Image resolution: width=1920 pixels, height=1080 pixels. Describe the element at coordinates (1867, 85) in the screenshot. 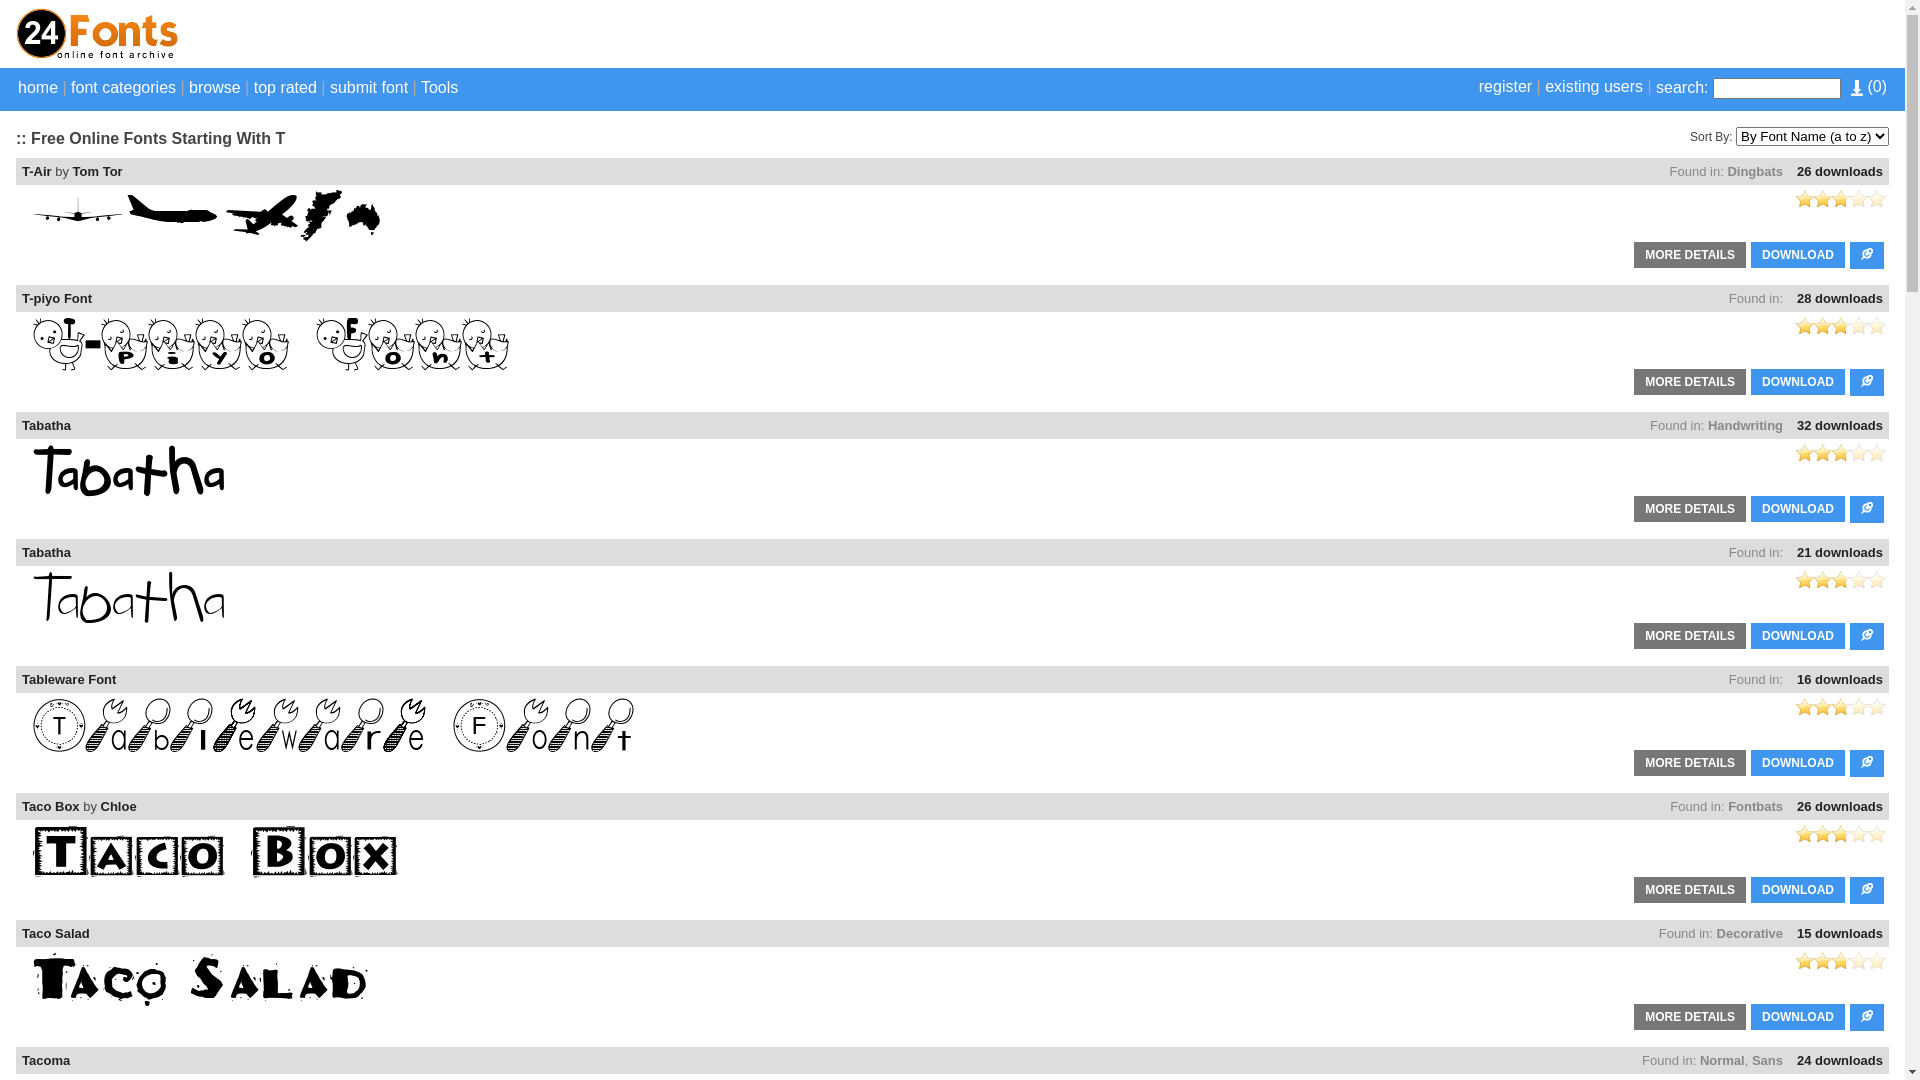

I see `'(0)'` at that location.